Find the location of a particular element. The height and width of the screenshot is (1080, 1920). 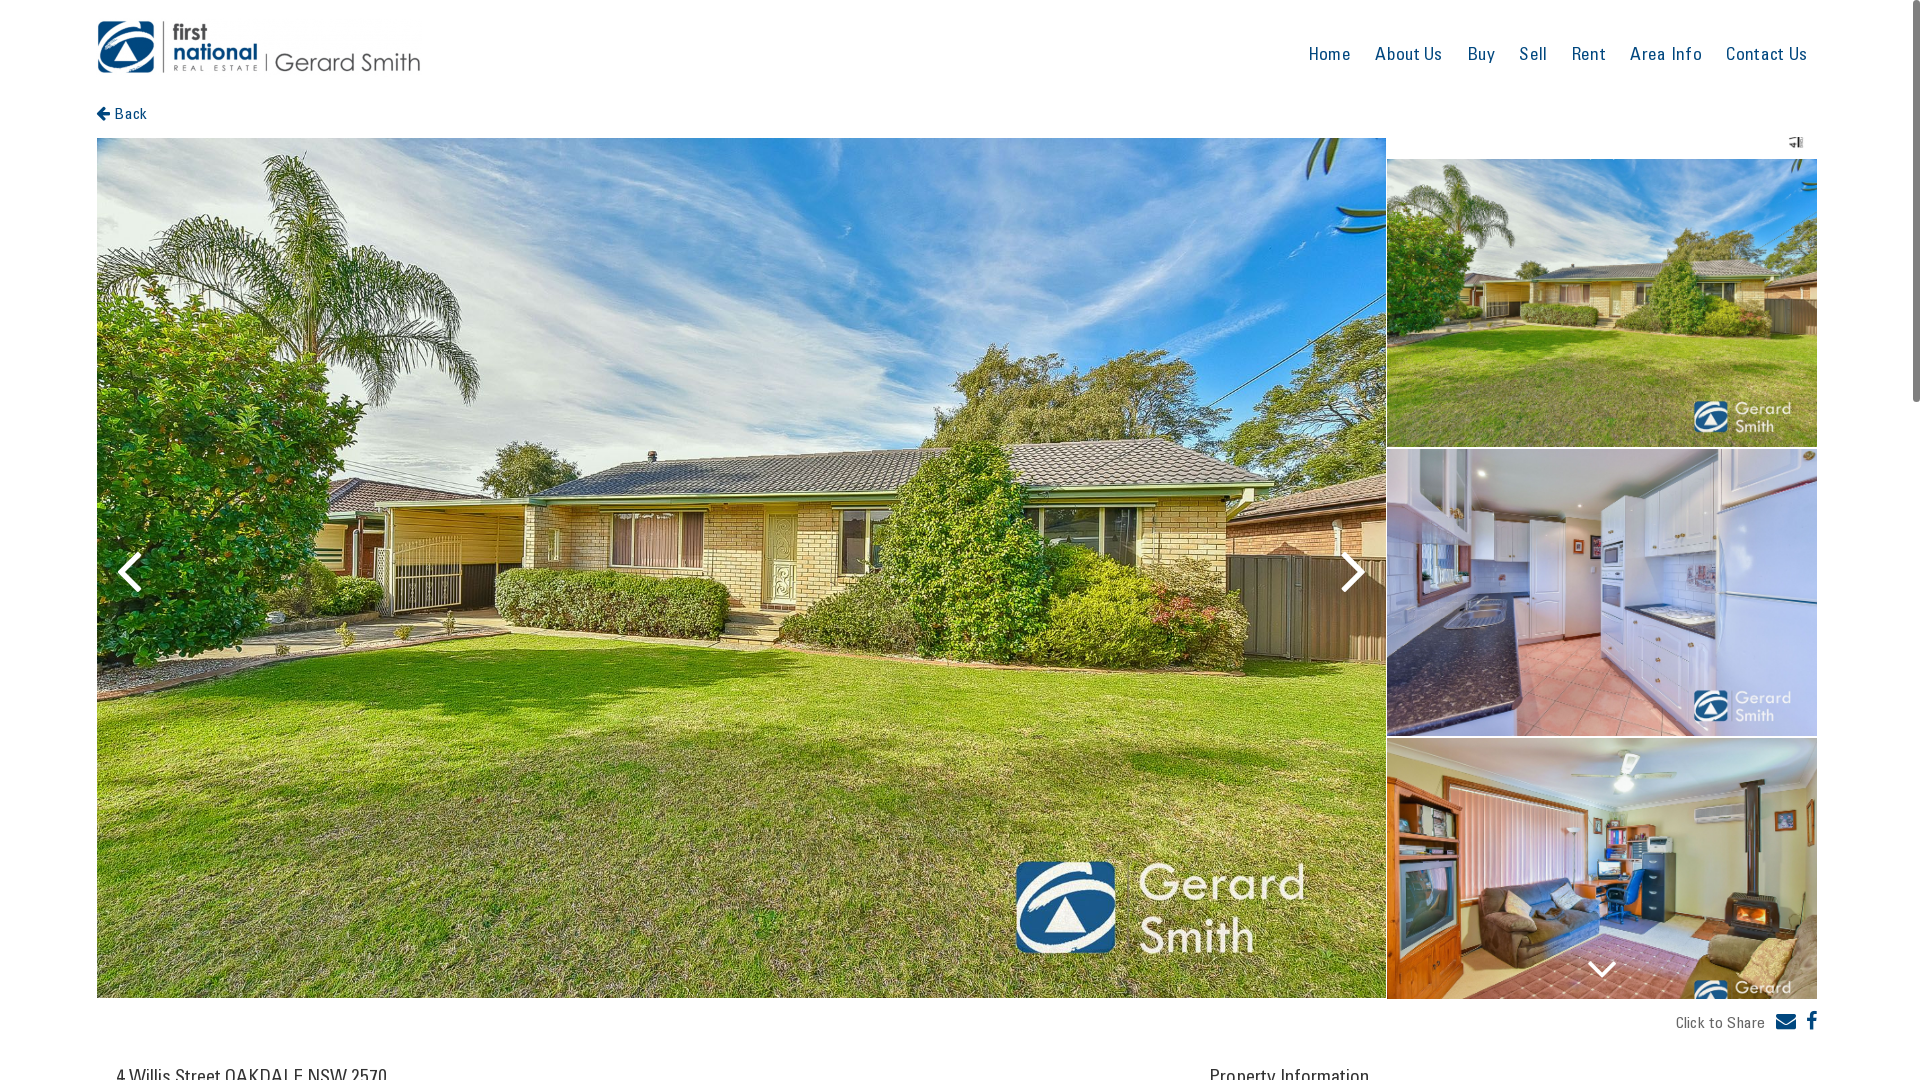

'Home' is located at coordinates (1329, 53).